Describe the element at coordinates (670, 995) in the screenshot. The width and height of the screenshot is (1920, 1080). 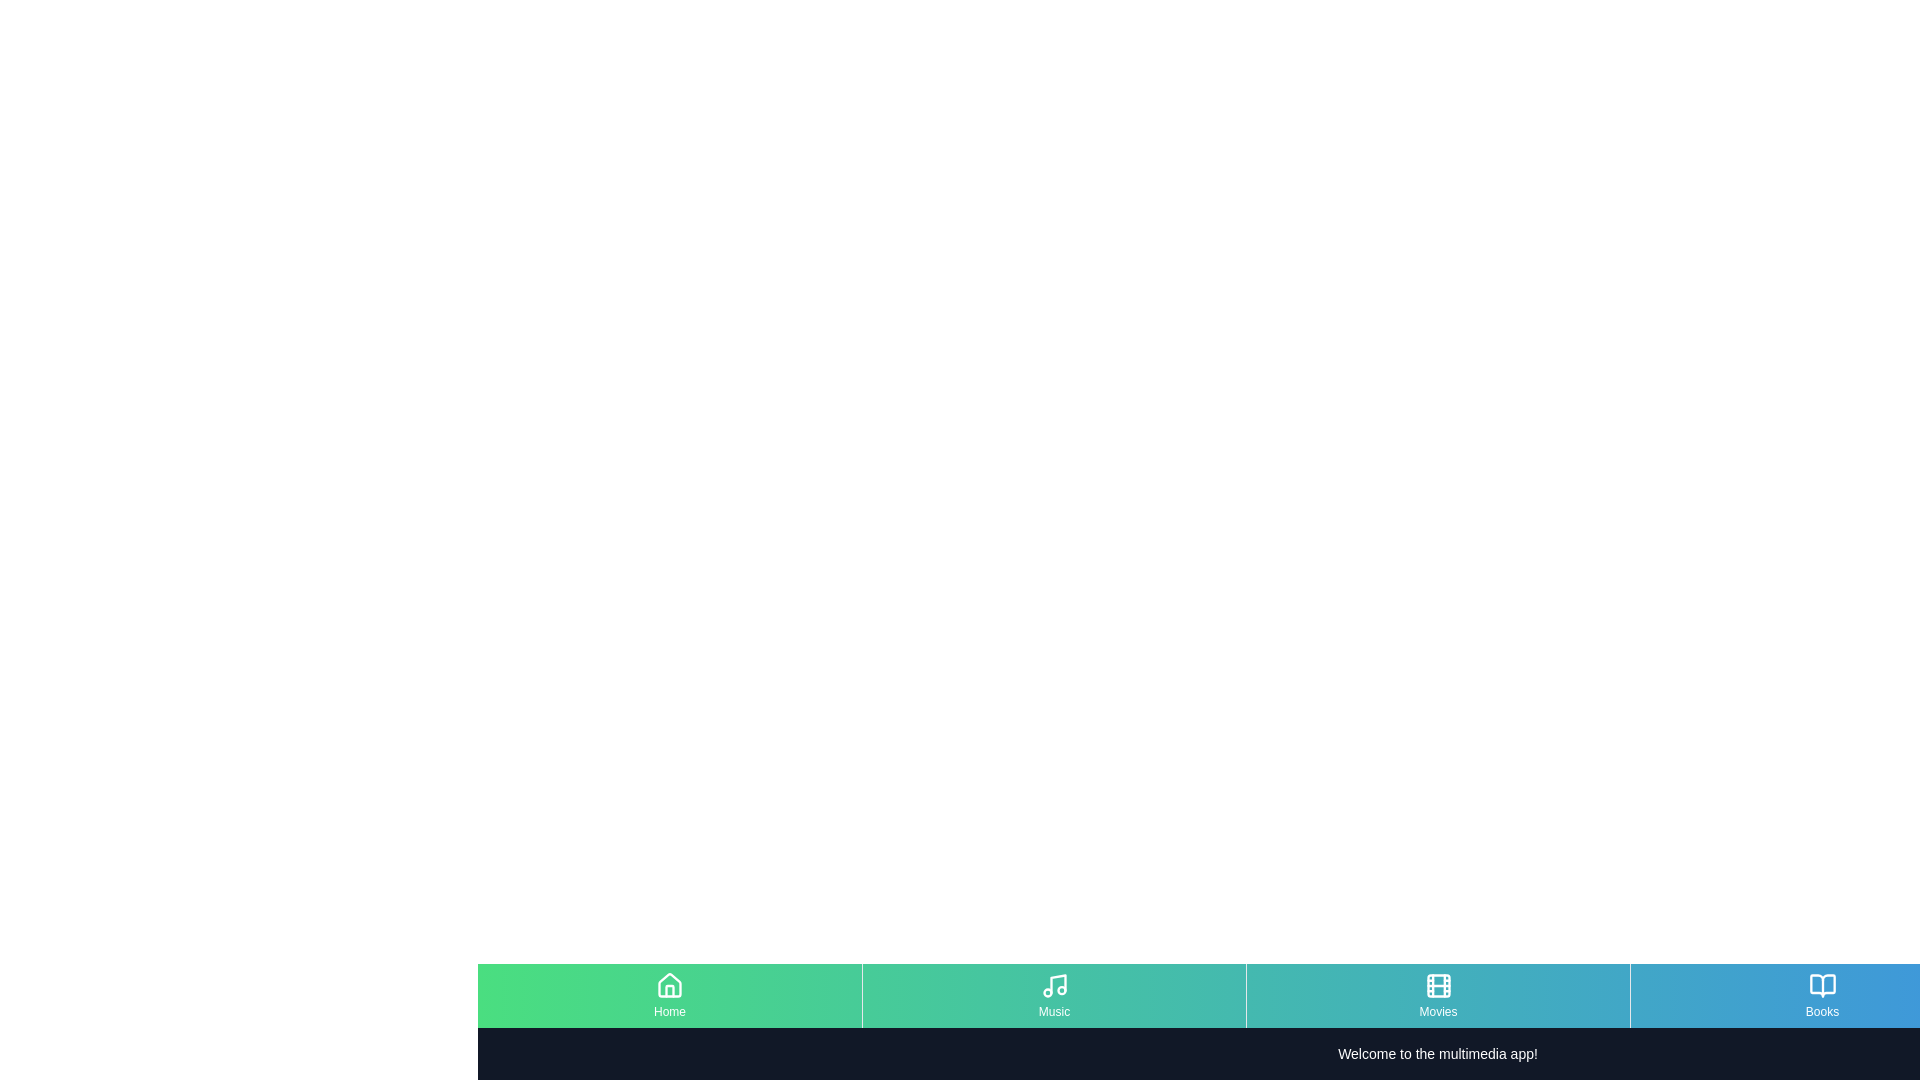
I see `the menu item Home to observe visual changes` at that location.